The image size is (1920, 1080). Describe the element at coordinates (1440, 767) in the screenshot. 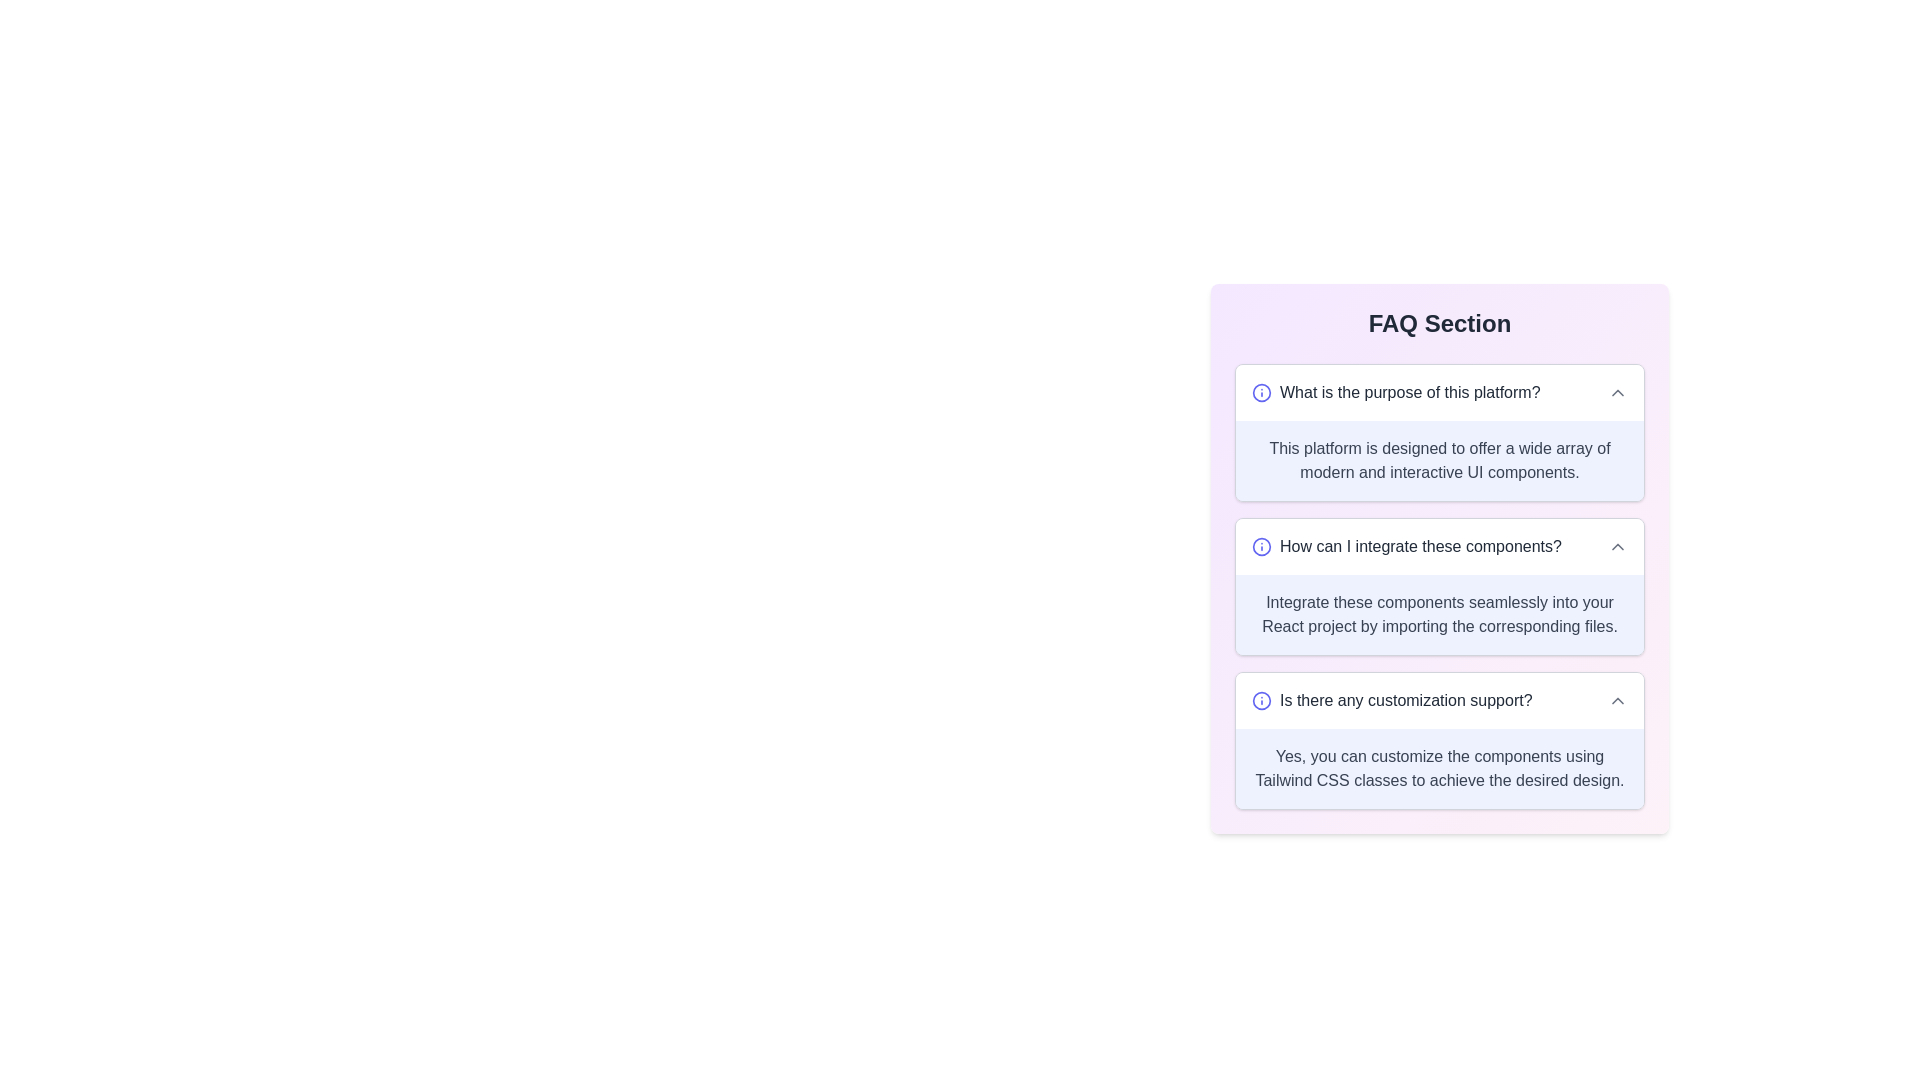

I see `text content displayed in the FAQ section, specifically within the rectangular block styled with gray text that states, 'Yes, you can customize the components using Tailwind CSS classes to achieve the desired design.'` at that location.